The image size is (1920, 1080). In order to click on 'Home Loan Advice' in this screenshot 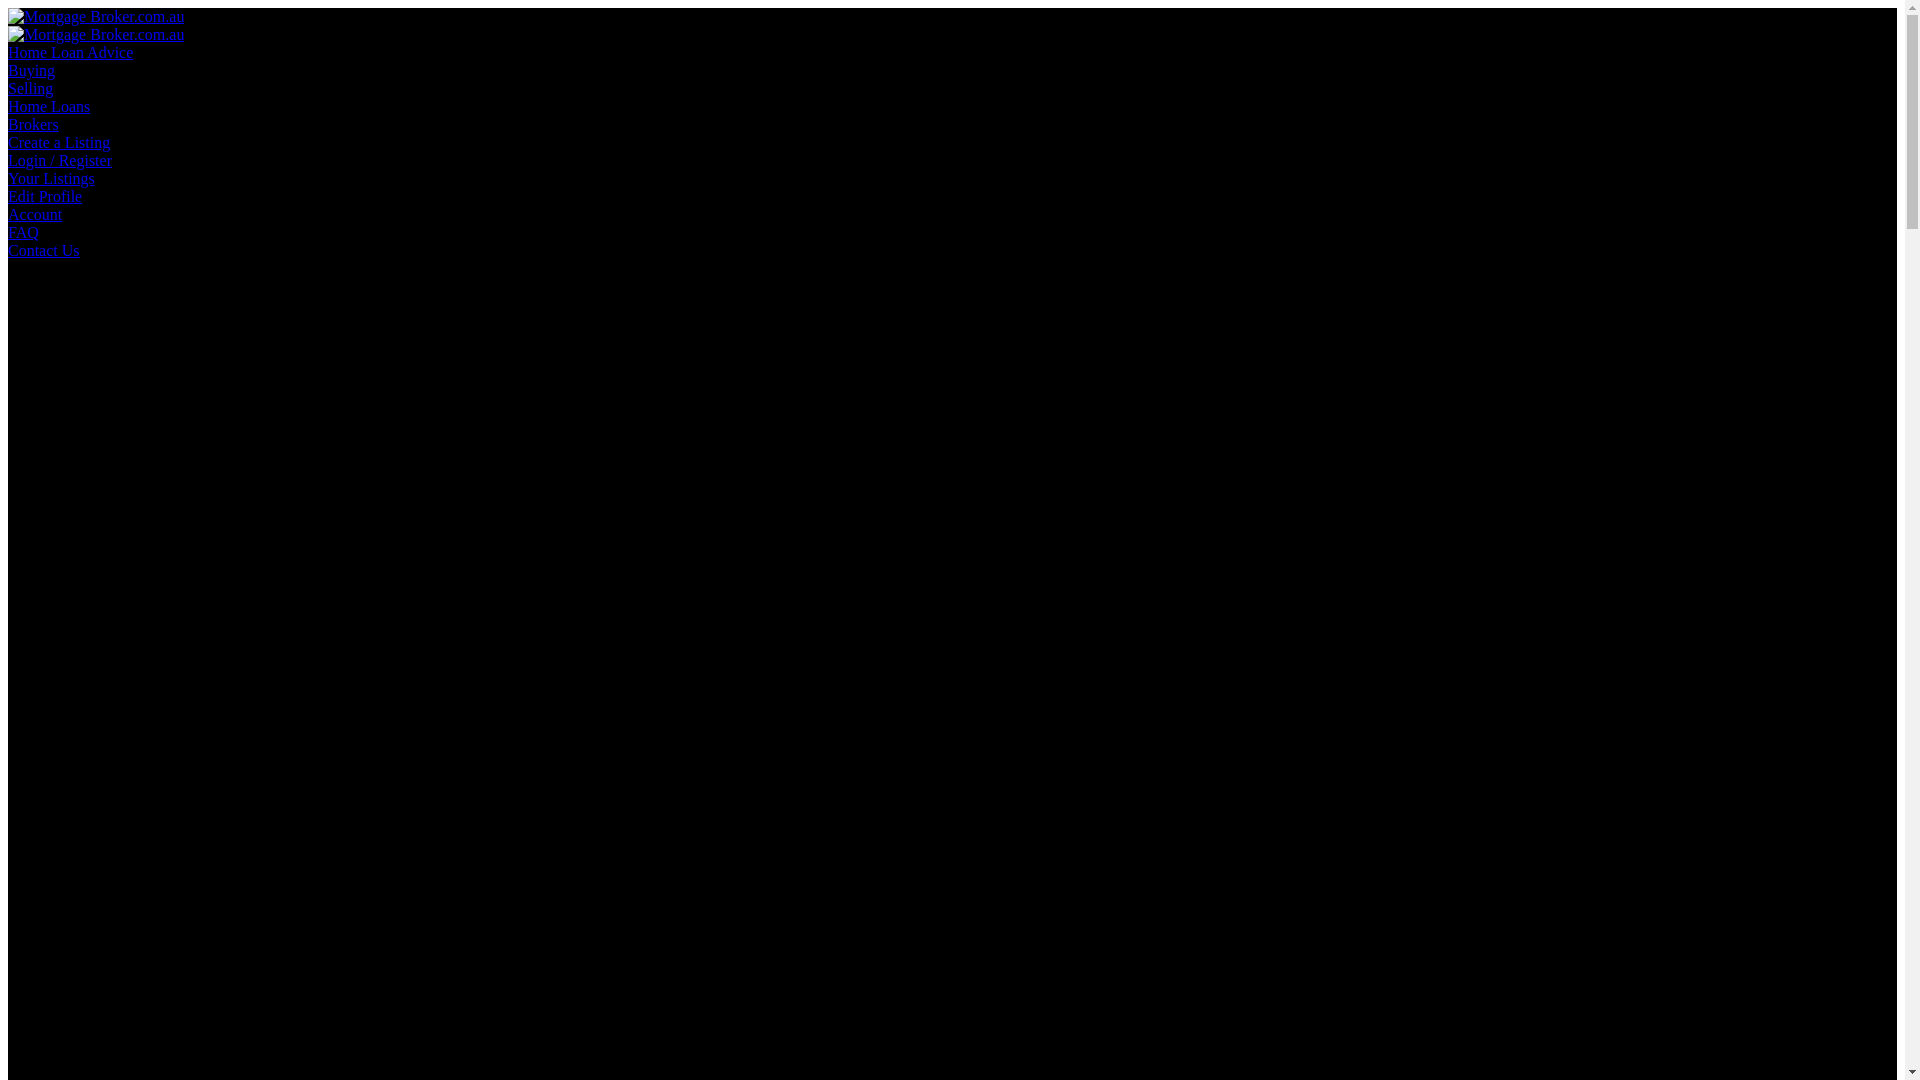, I will do `click(70, 51)`.